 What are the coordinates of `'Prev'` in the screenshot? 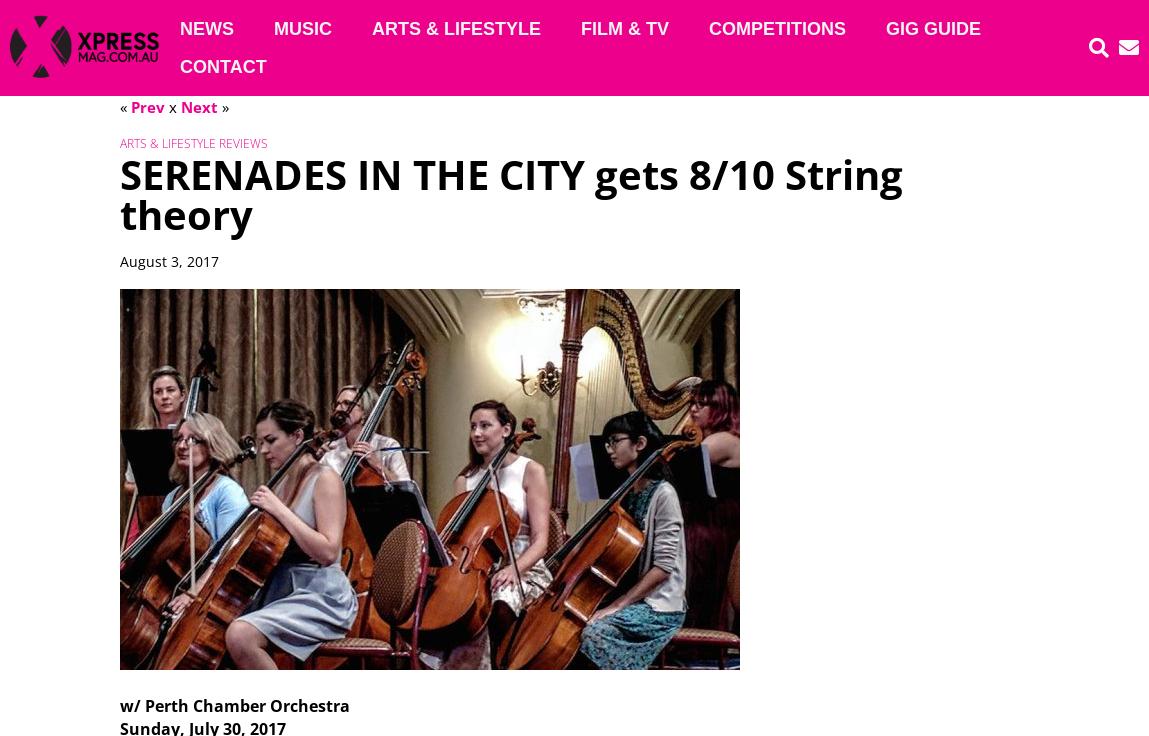 It's located at (145, 106).